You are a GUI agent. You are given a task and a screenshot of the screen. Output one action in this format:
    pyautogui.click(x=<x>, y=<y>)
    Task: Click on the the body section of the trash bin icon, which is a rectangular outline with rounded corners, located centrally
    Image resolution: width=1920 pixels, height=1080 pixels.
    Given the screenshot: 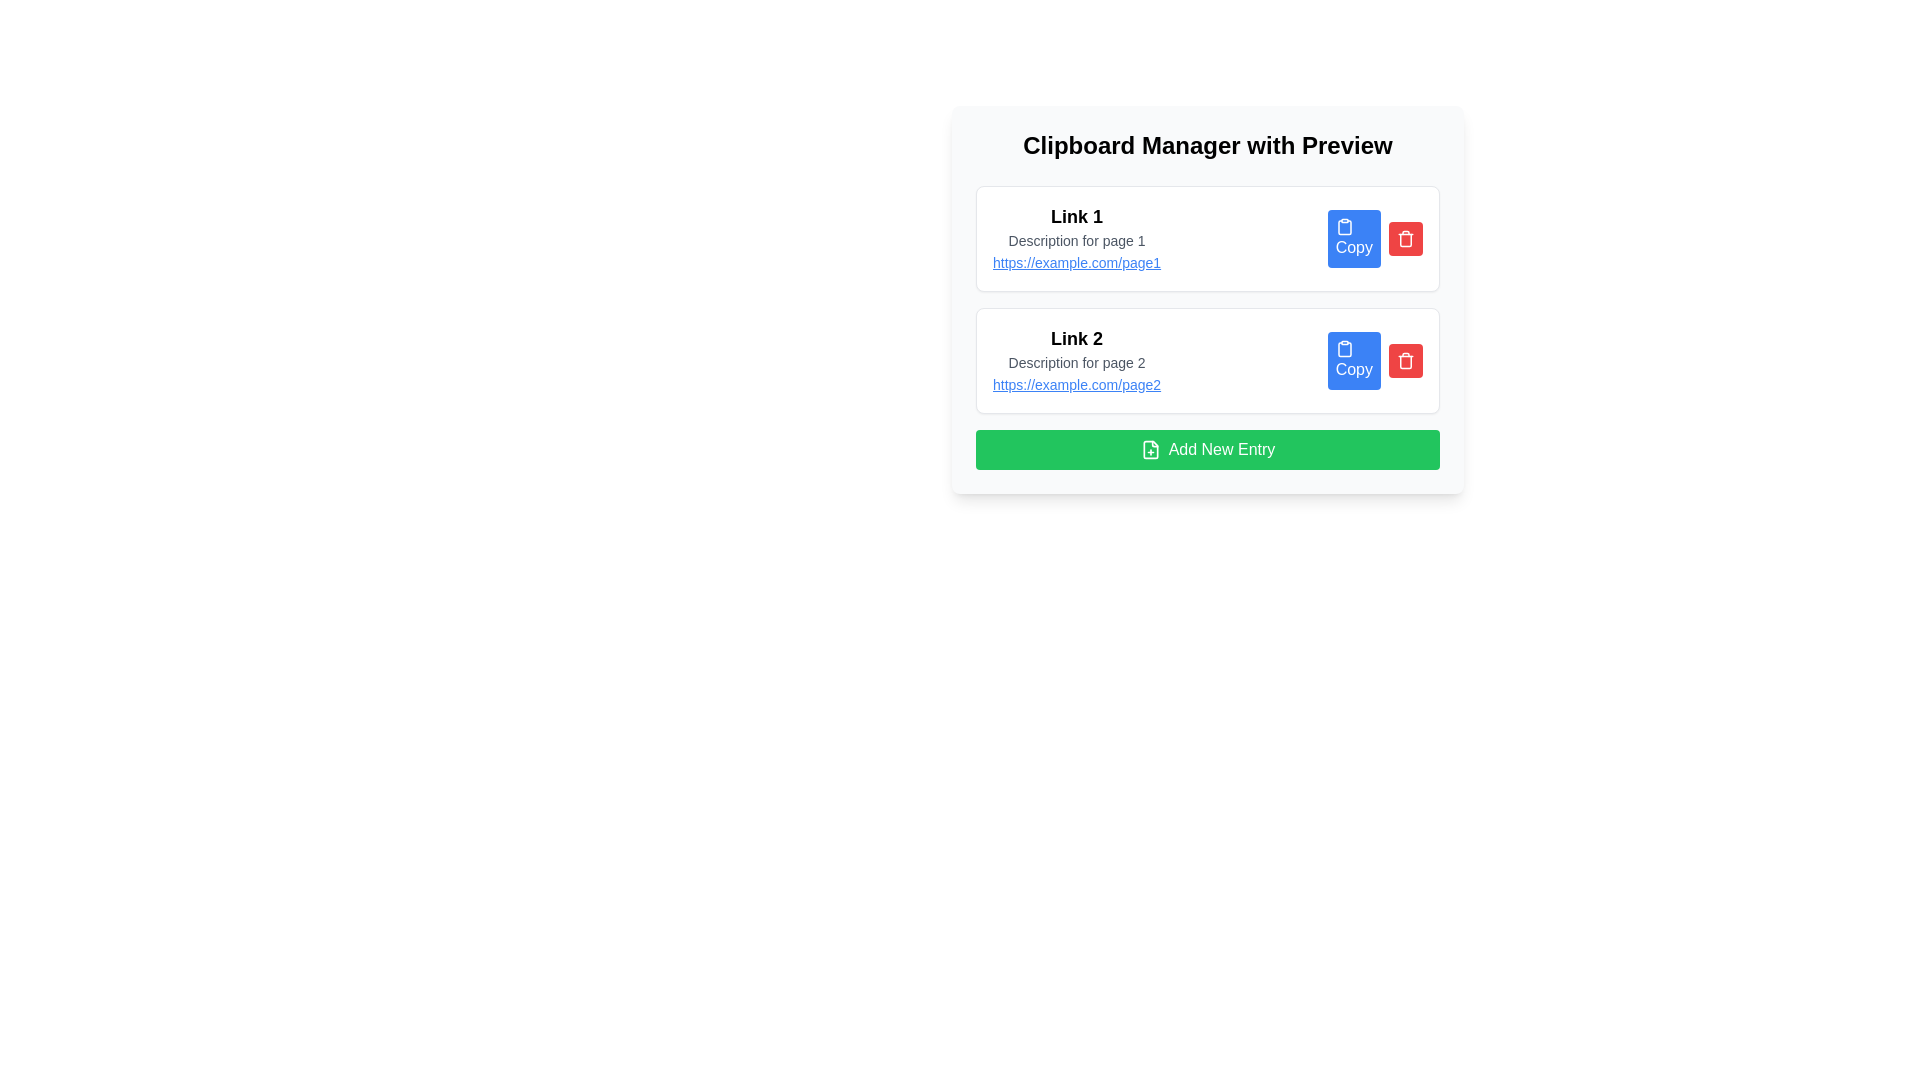 What is the action you would take?
    pyautogui.click(x=1405, y=239)
    